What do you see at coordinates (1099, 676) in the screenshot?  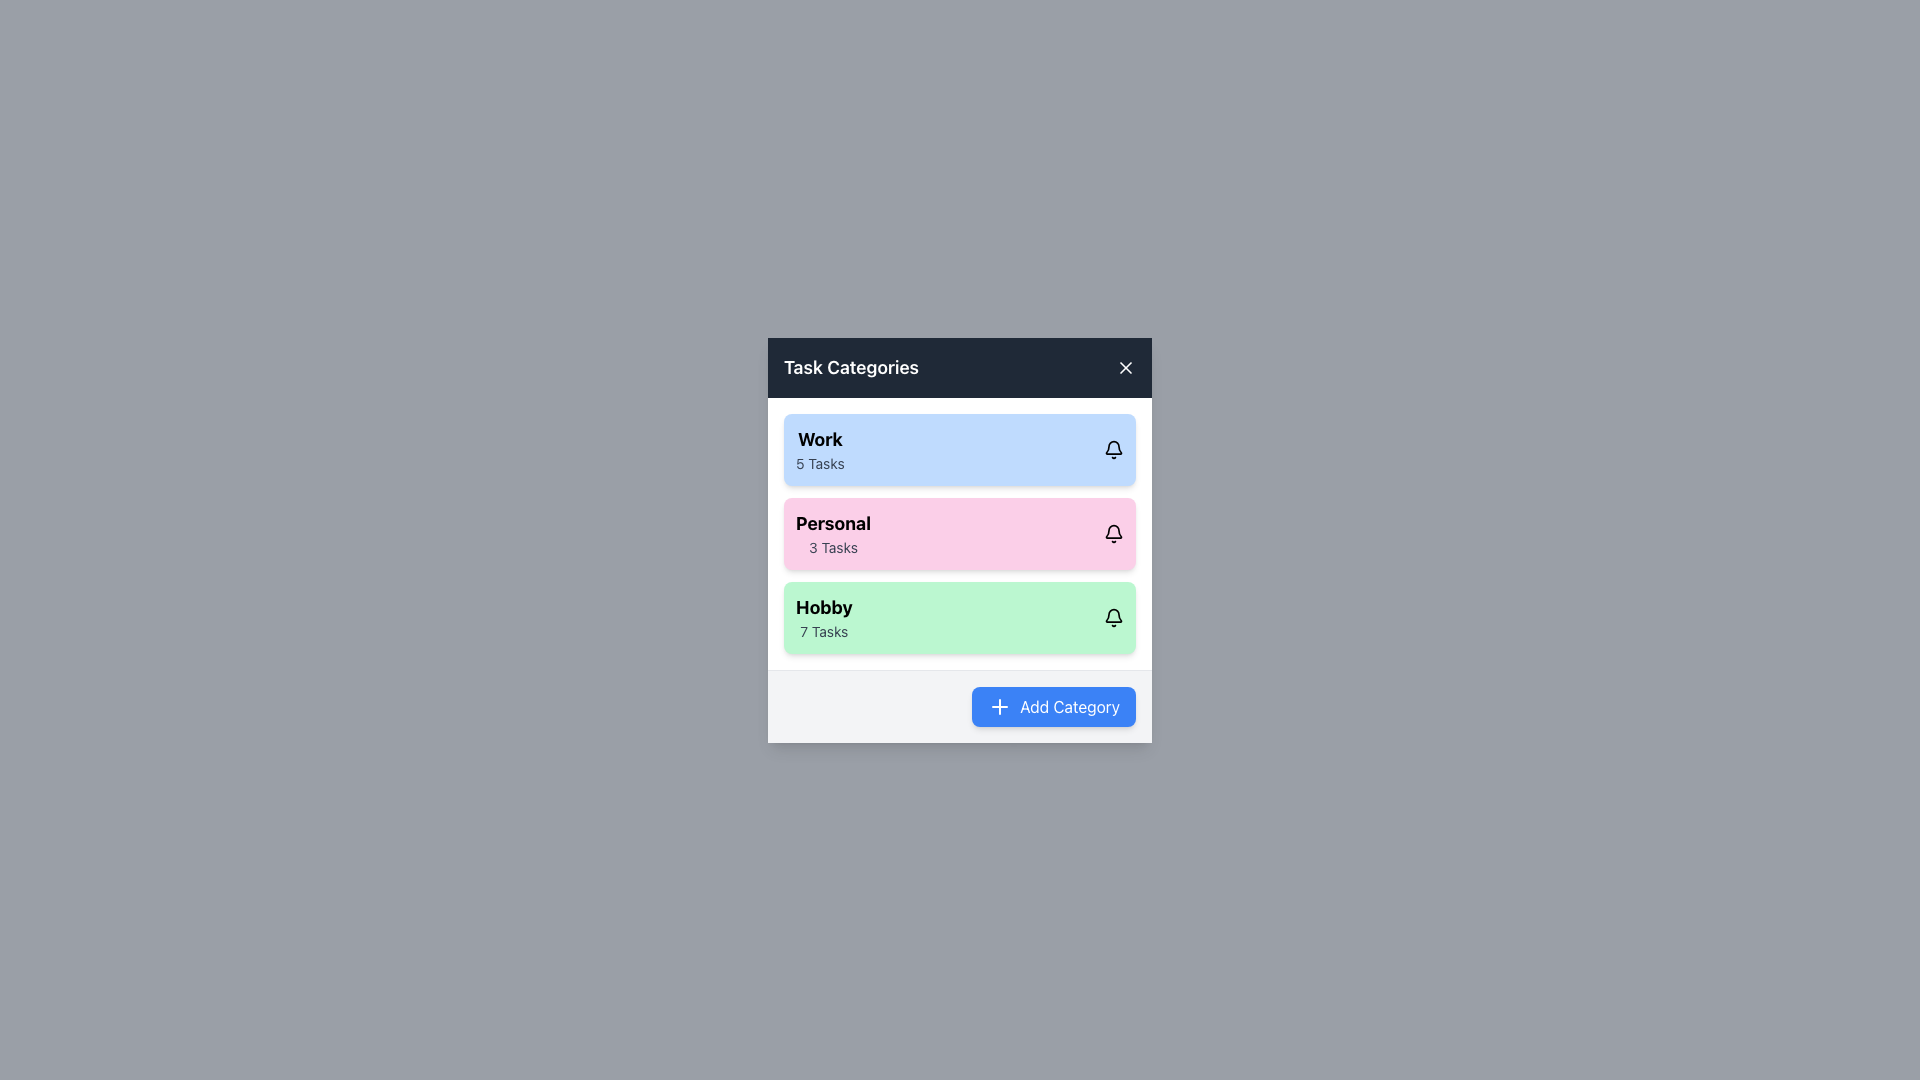 I see `the 'Add Category' button, which is a blue rectangular button with rounded corners located at the bottom of the dialog box` at bounding box center [1099, 676].